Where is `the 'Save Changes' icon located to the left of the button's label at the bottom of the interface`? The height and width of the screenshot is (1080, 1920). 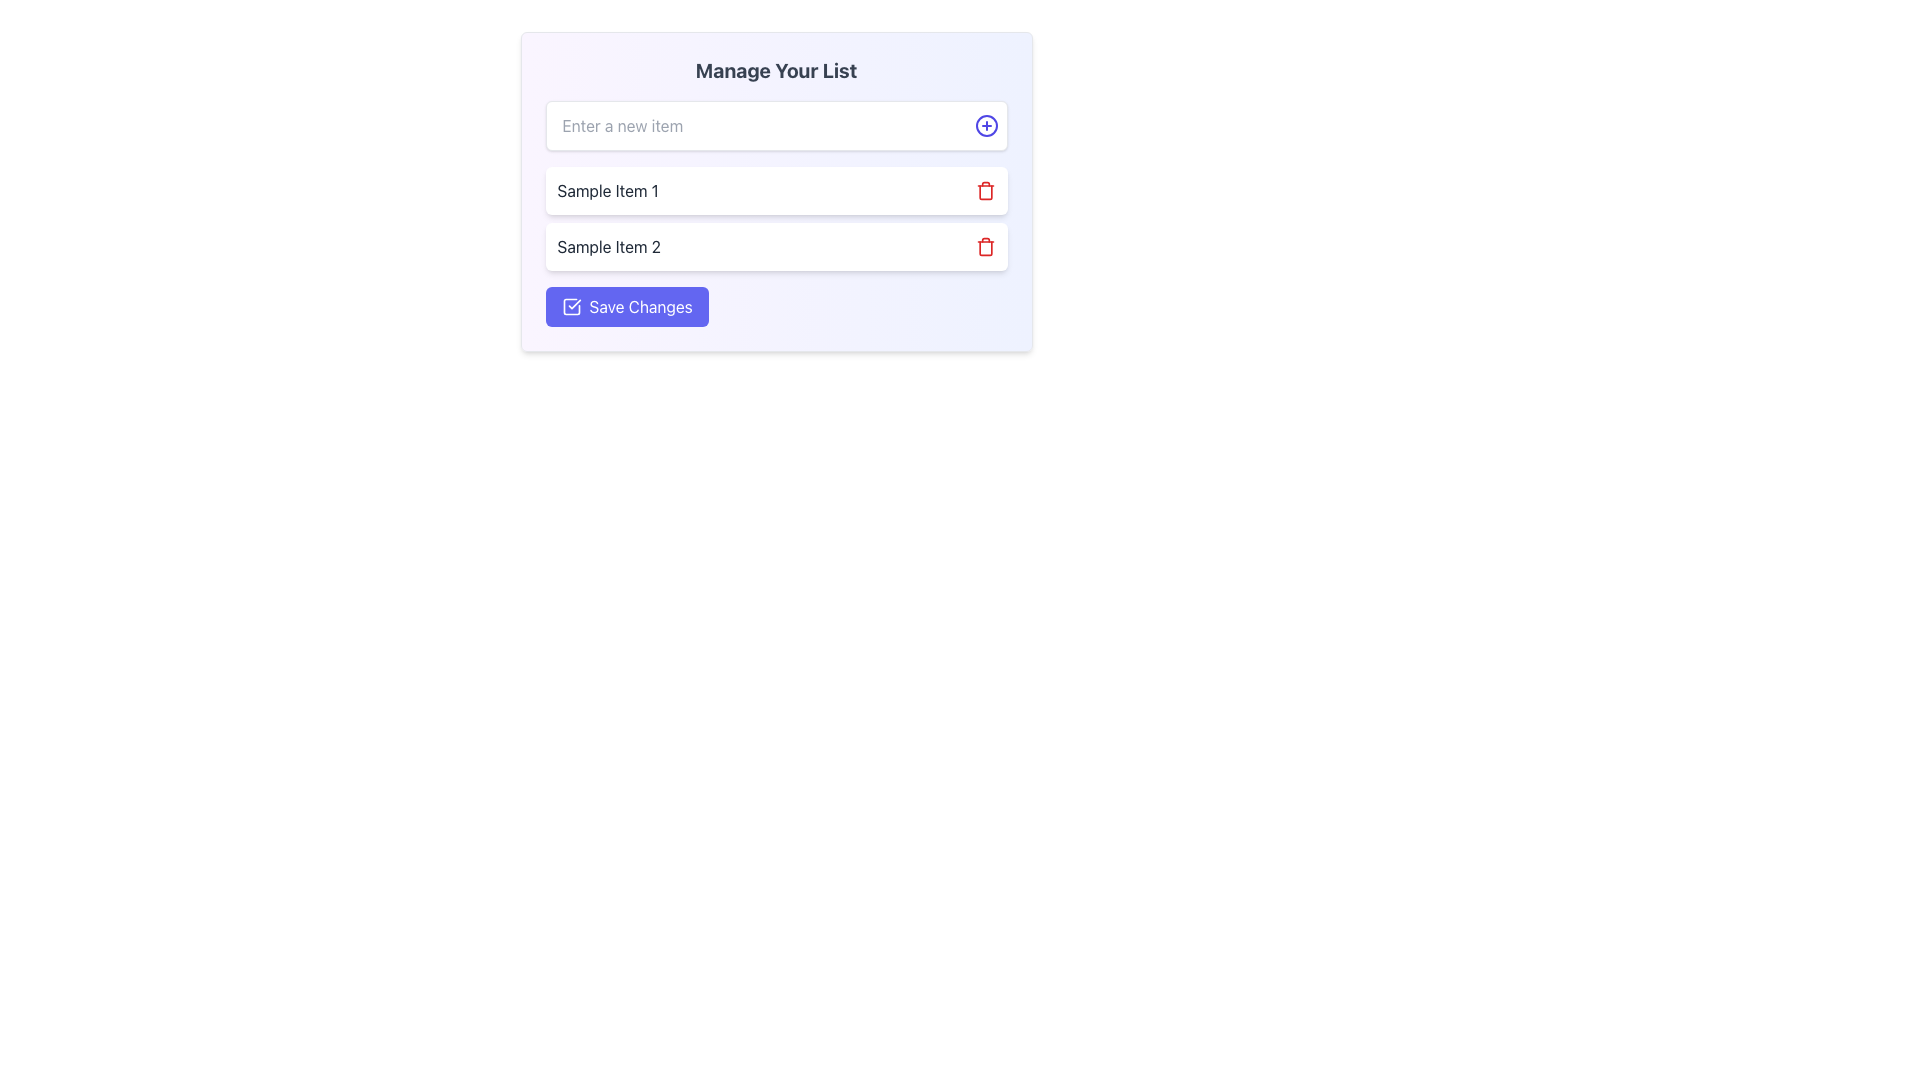
the 'Save Changes' icon located to the left of the button's label at the bottom of the interface is located at coordinates (570, 307).